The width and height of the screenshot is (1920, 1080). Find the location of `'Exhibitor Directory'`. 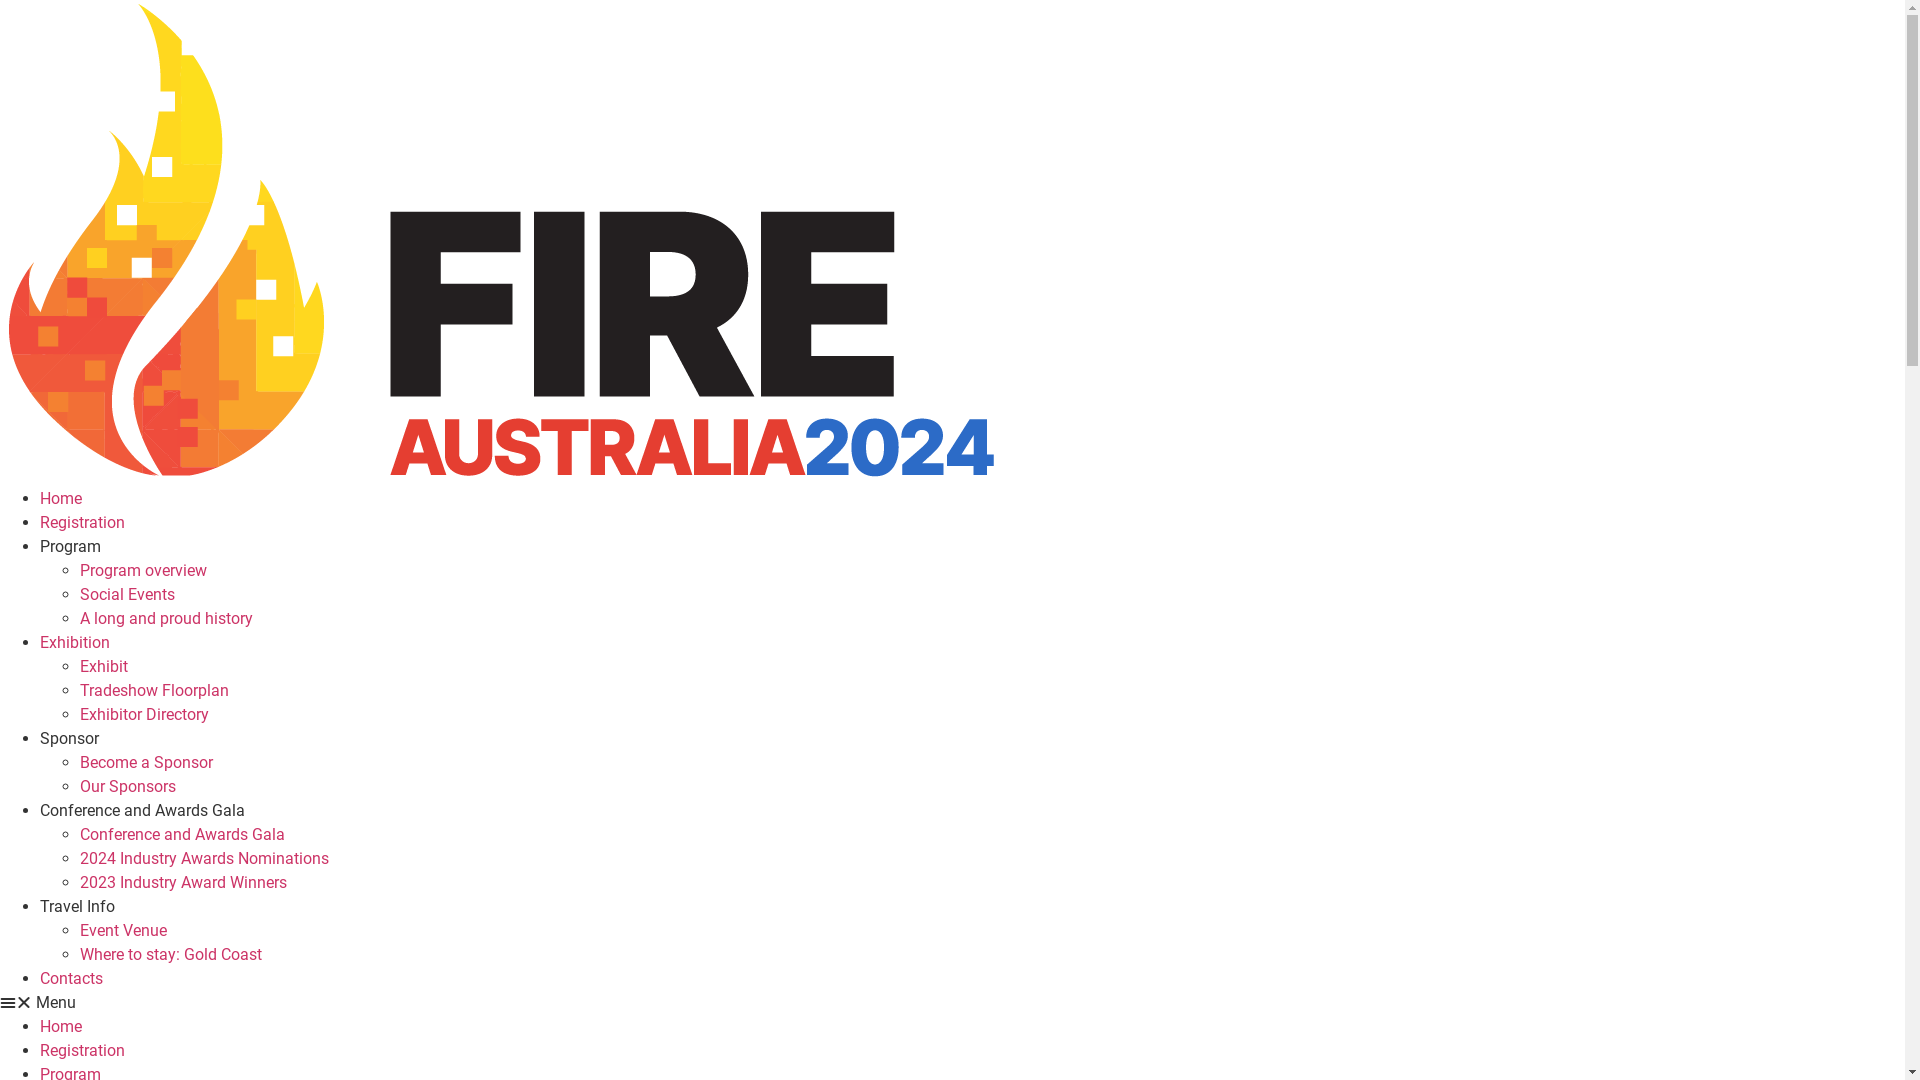

'Exhibitor Directory' is located at coordinates (143, 713).